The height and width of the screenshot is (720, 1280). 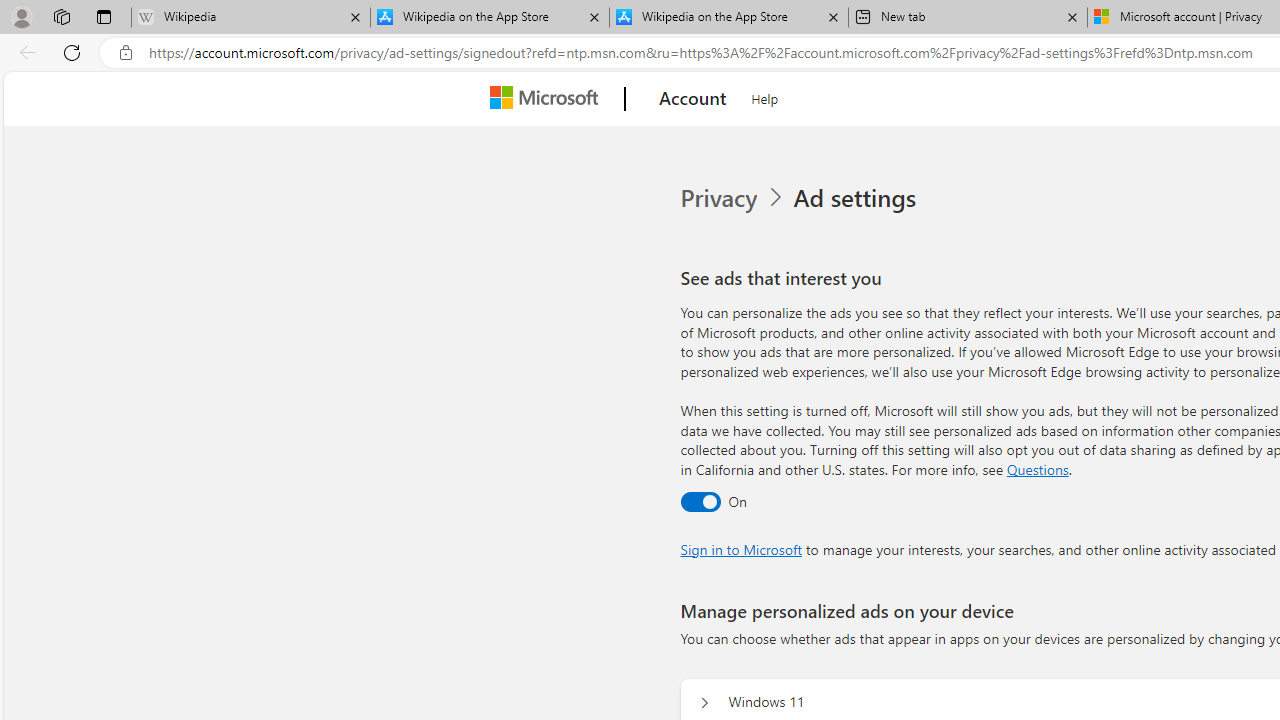 I want to click on 'Sign in to Microsoft', so click(x=740, y=549).